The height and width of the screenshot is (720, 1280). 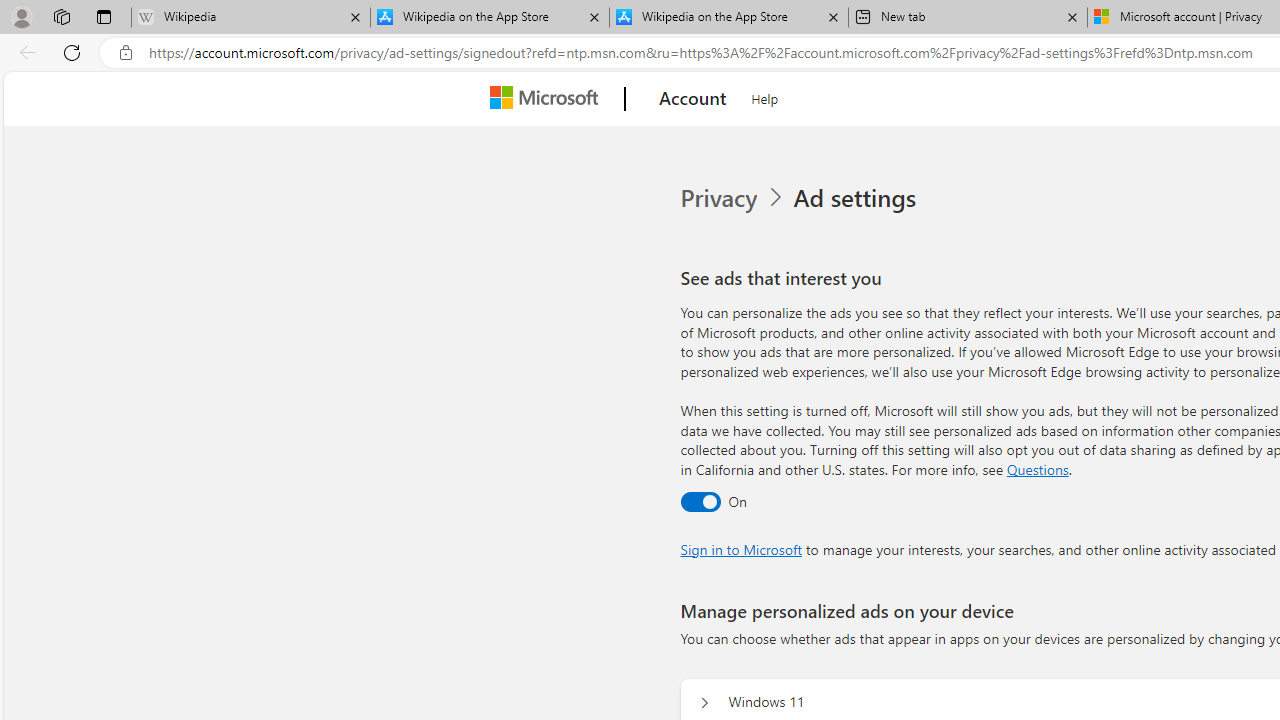 I want to click on 'Sign in to Microsoft', so click(x=740, y=549).